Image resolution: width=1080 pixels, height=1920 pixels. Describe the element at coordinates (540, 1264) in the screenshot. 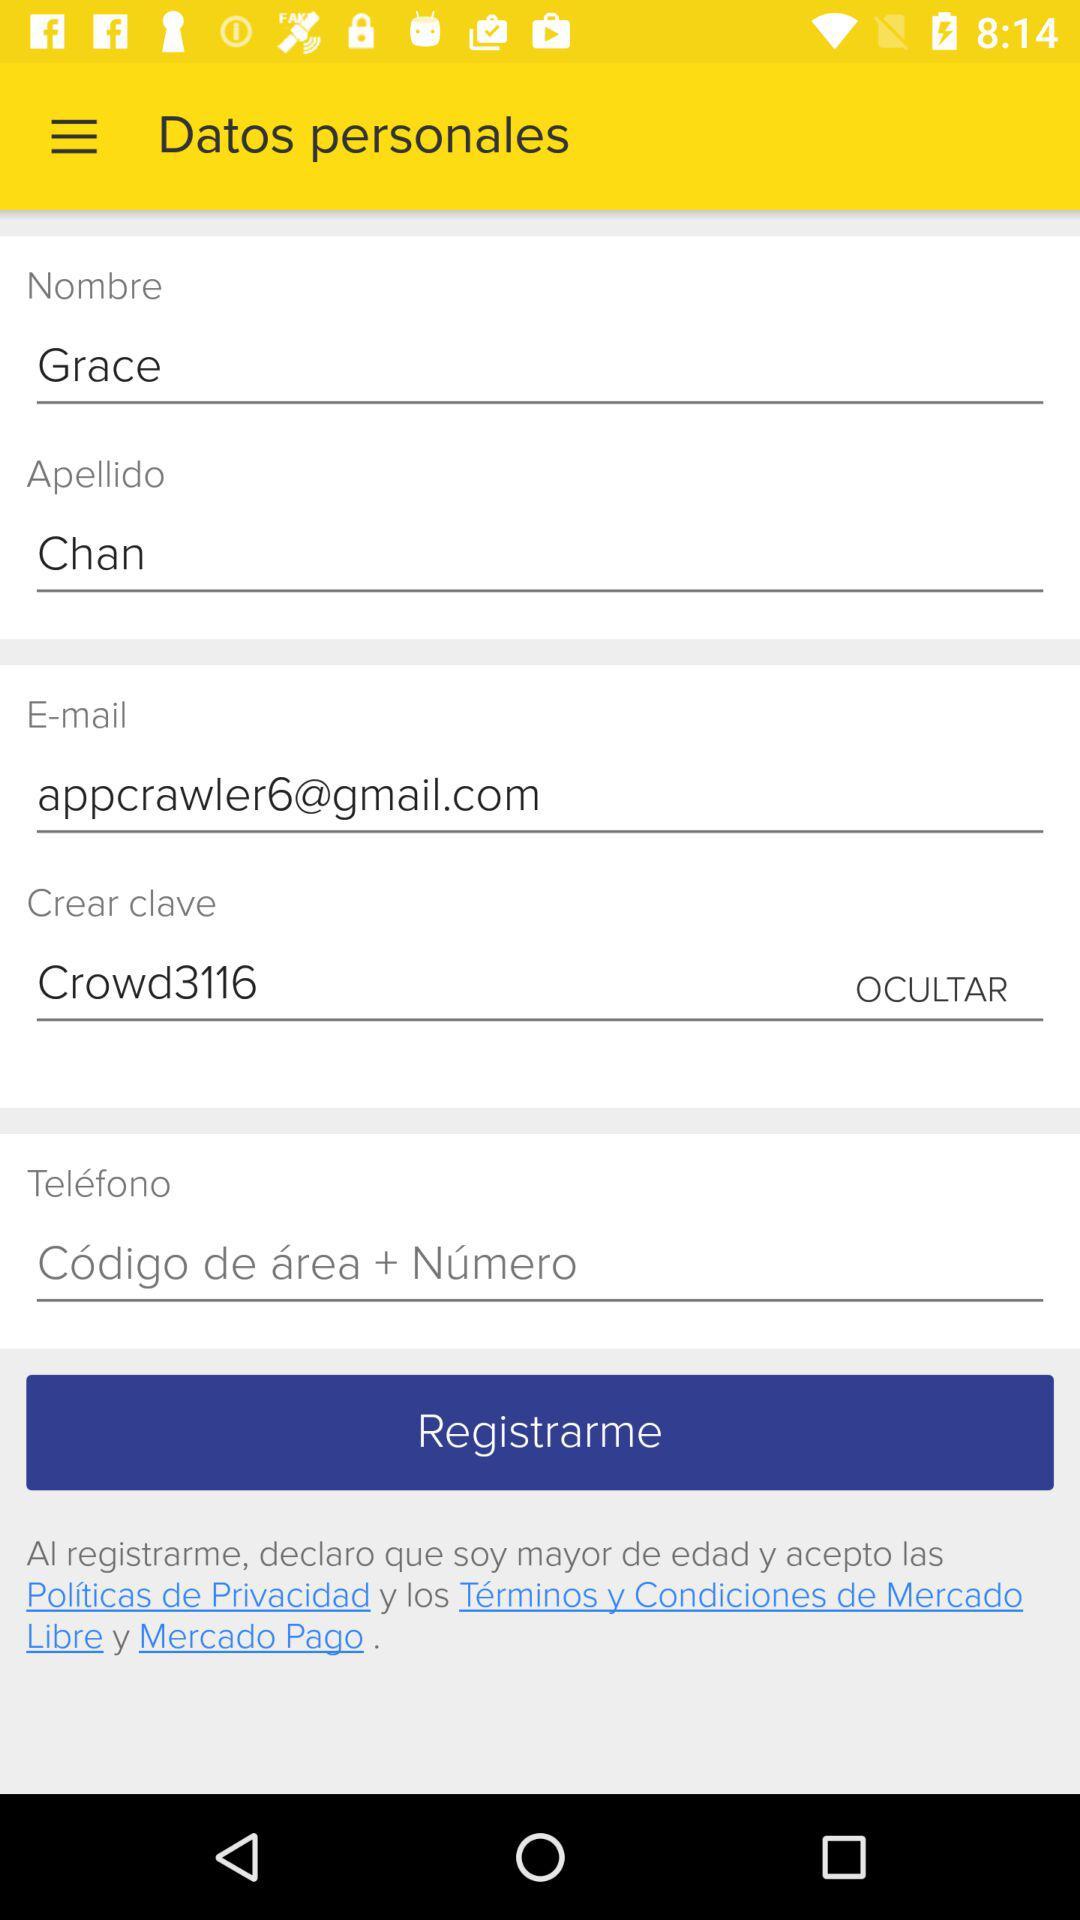

I see `telephone number` at that location.